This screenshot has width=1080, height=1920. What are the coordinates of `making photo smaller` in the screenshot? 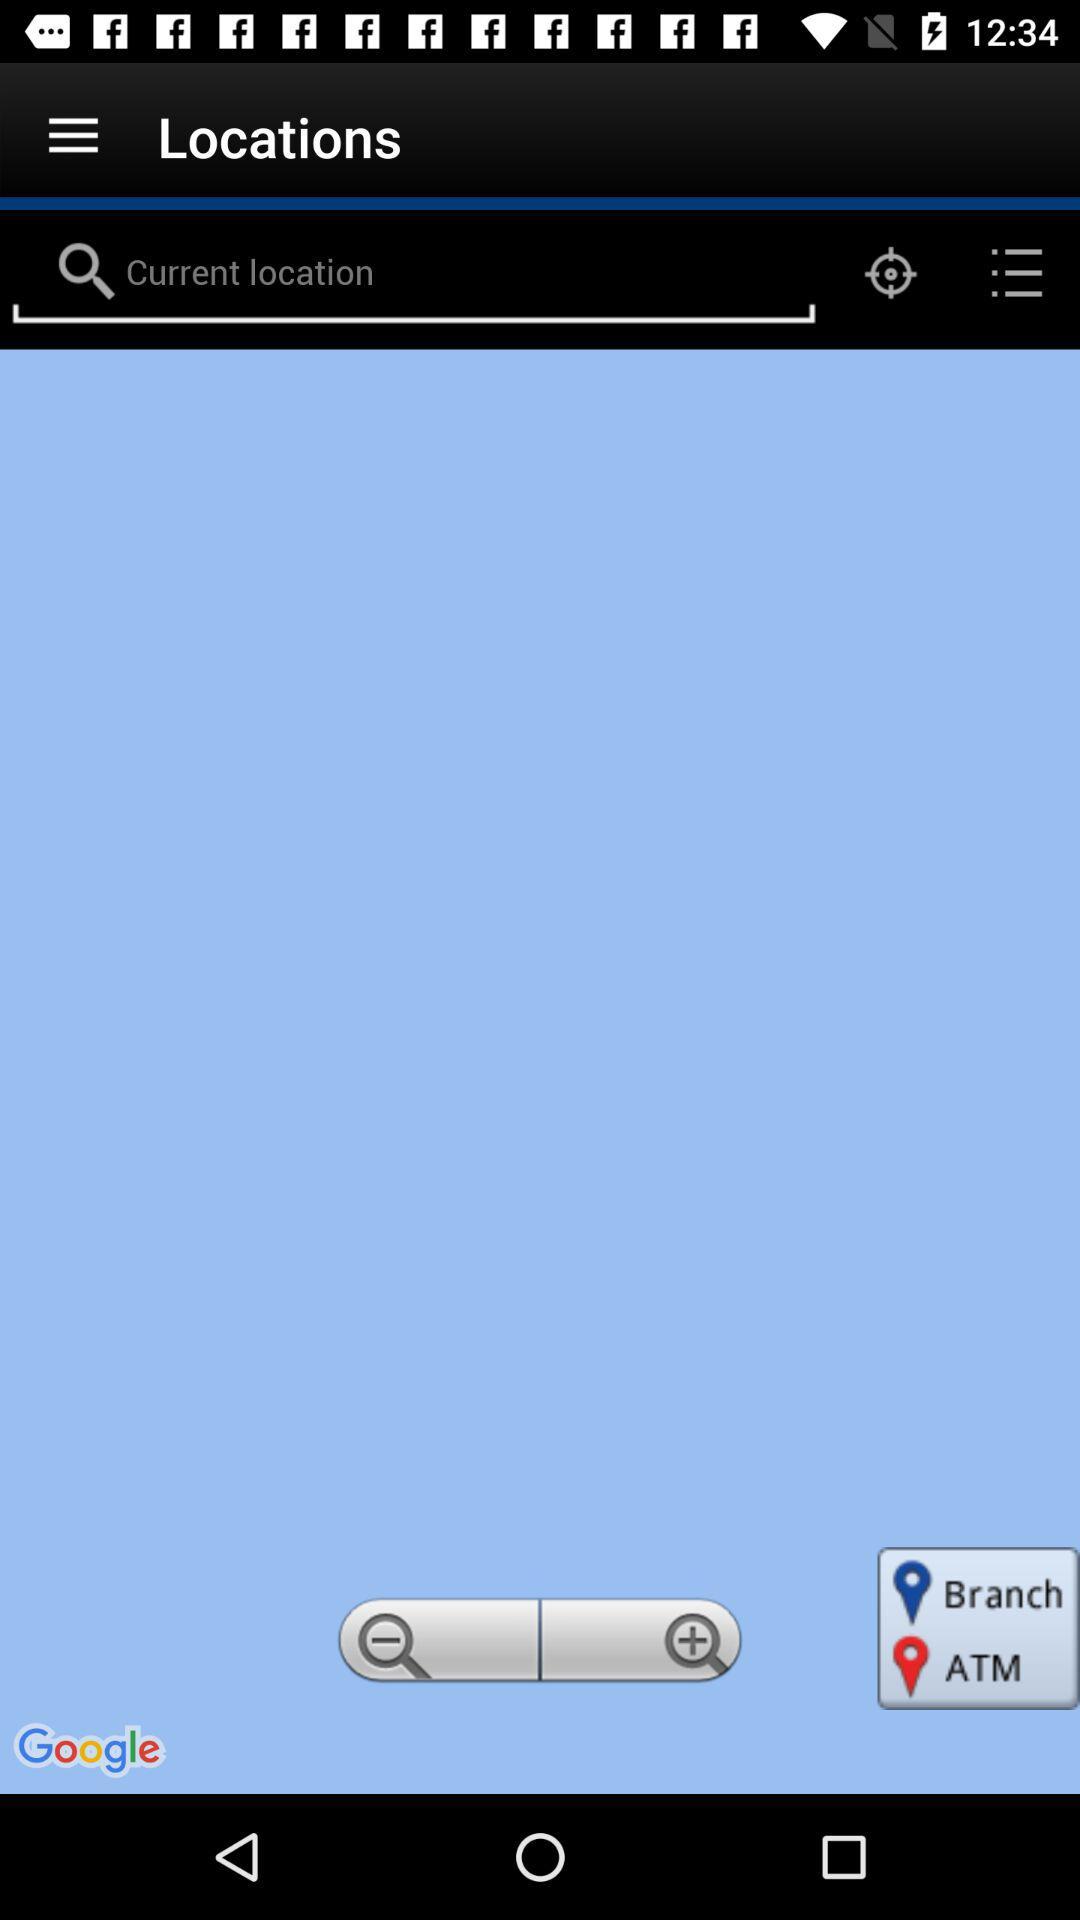 It's located at (434, 1646).